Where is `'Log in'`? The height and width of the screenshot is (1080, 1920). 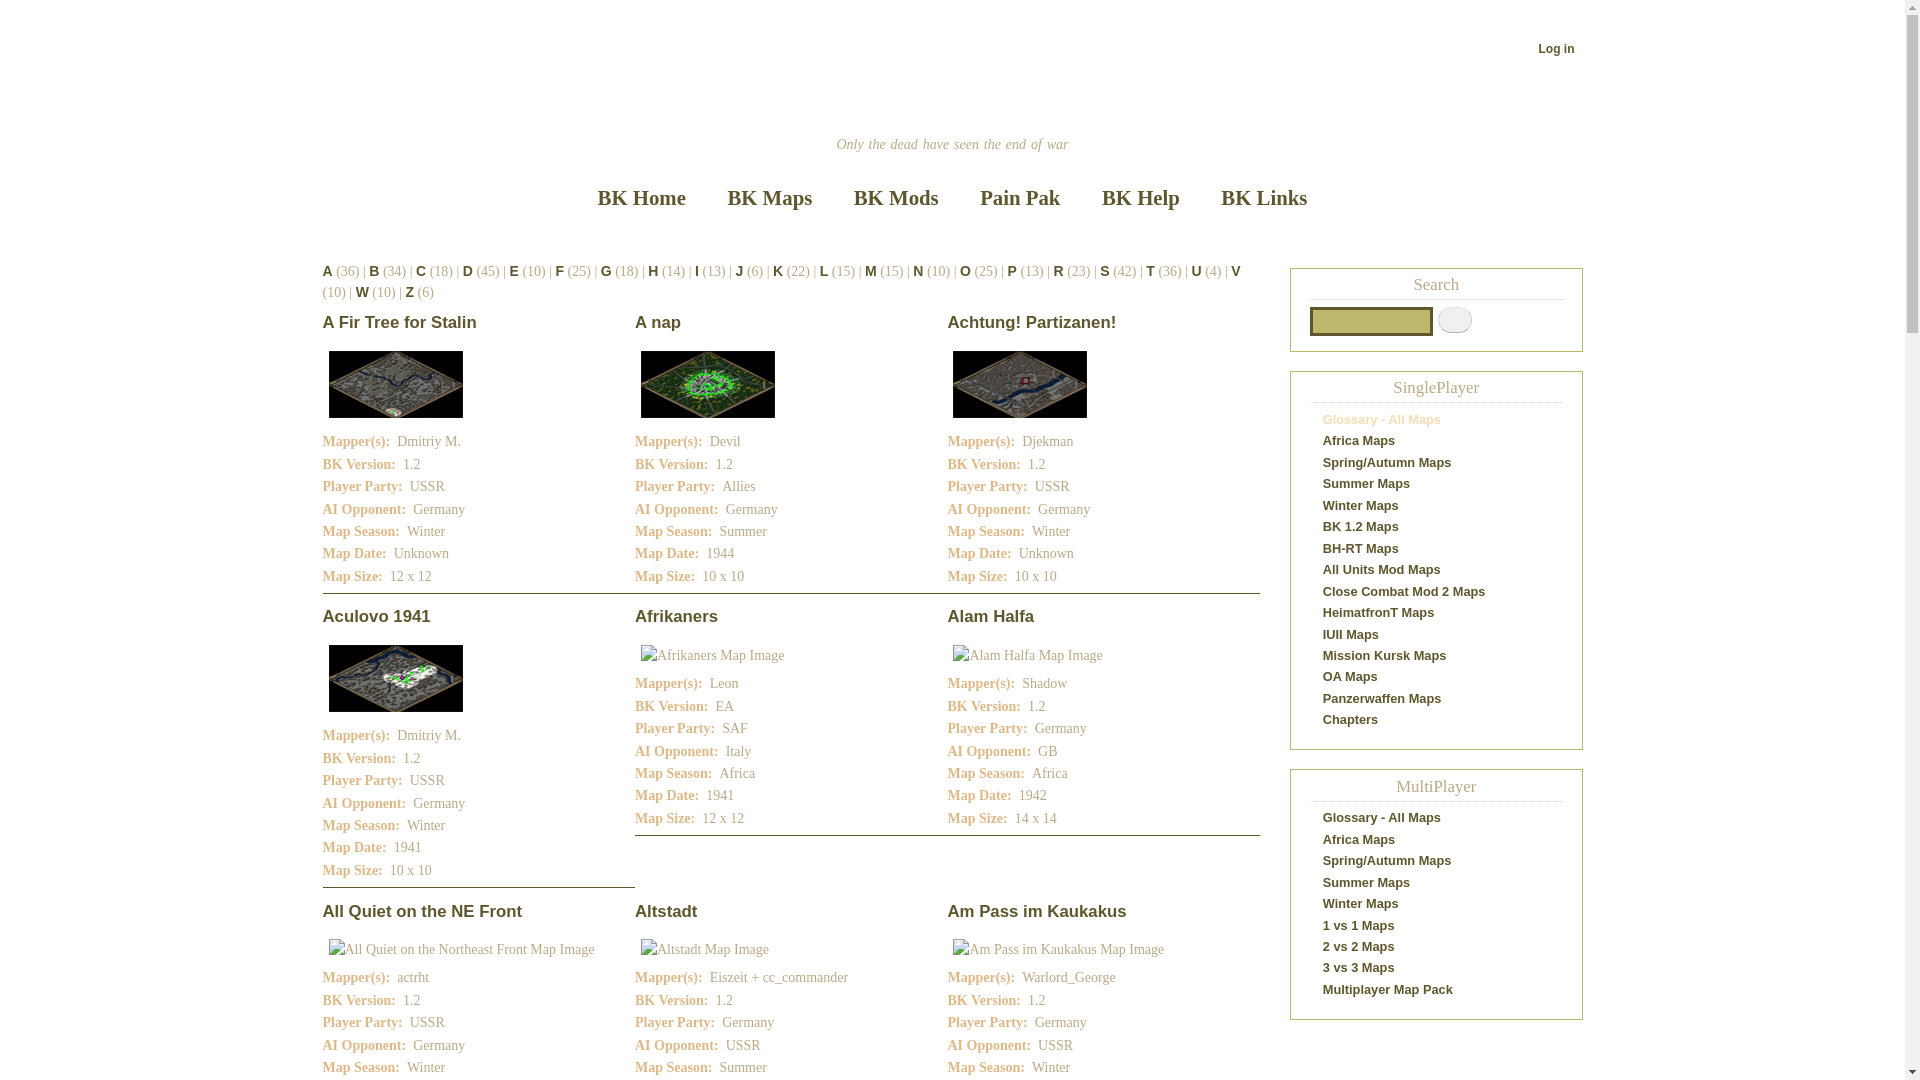
'Log in' is located at coordinates (1555, 48).